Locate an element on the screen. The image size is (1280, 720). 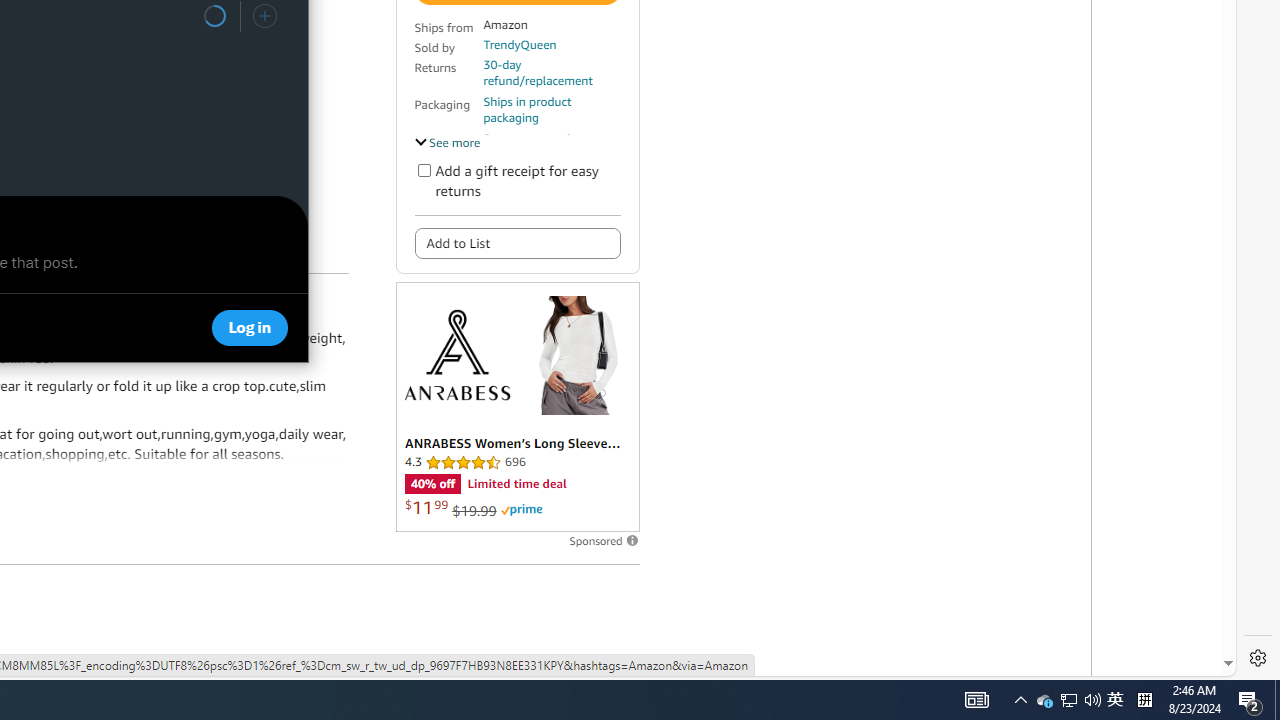
'Show desktop' is located at coordinates (1250, 698).